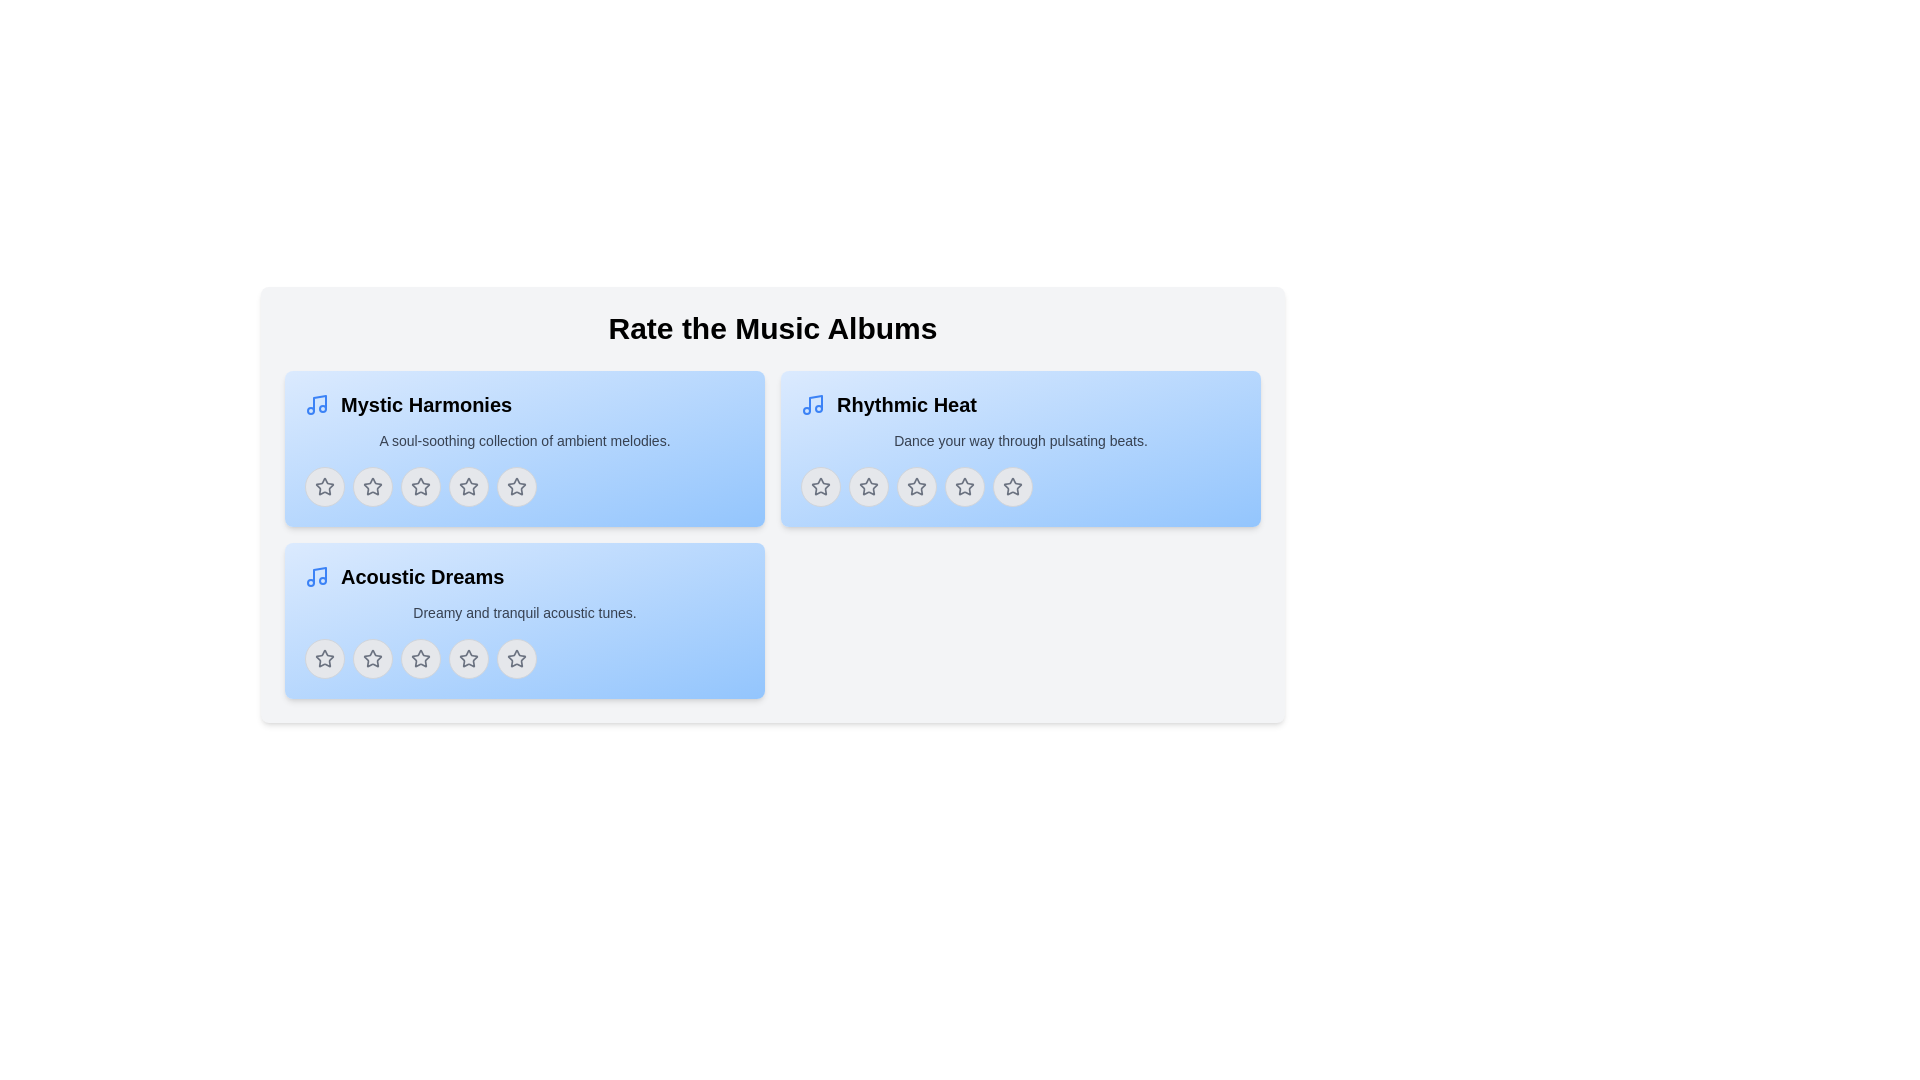  I want to click on the fourth star icon in the rating system of the 'Mystic Harmonies' card, so click(468, 486).